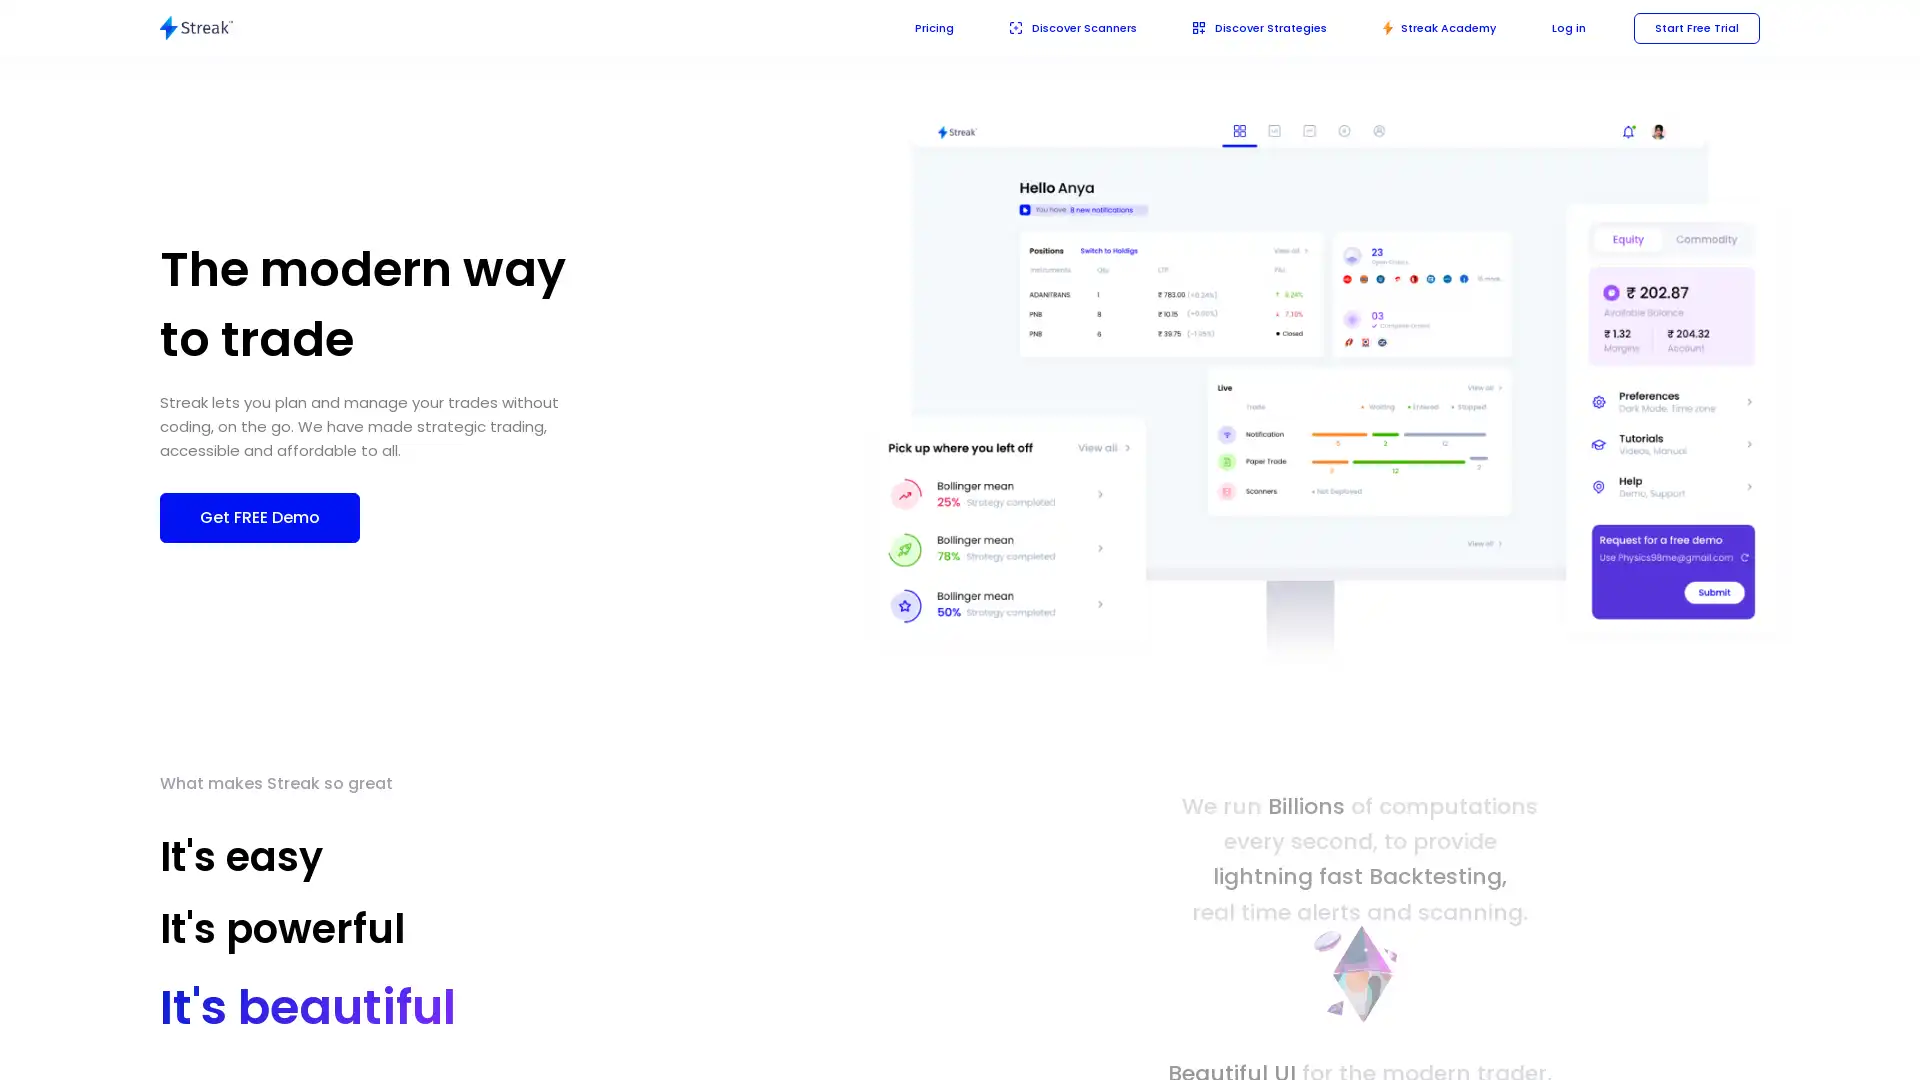 Image resolution: width=1920 pixels, height=1080 pixels. Describe the element at coordinates (1562, 27) in the screenshot. I see `Log in` at that location.